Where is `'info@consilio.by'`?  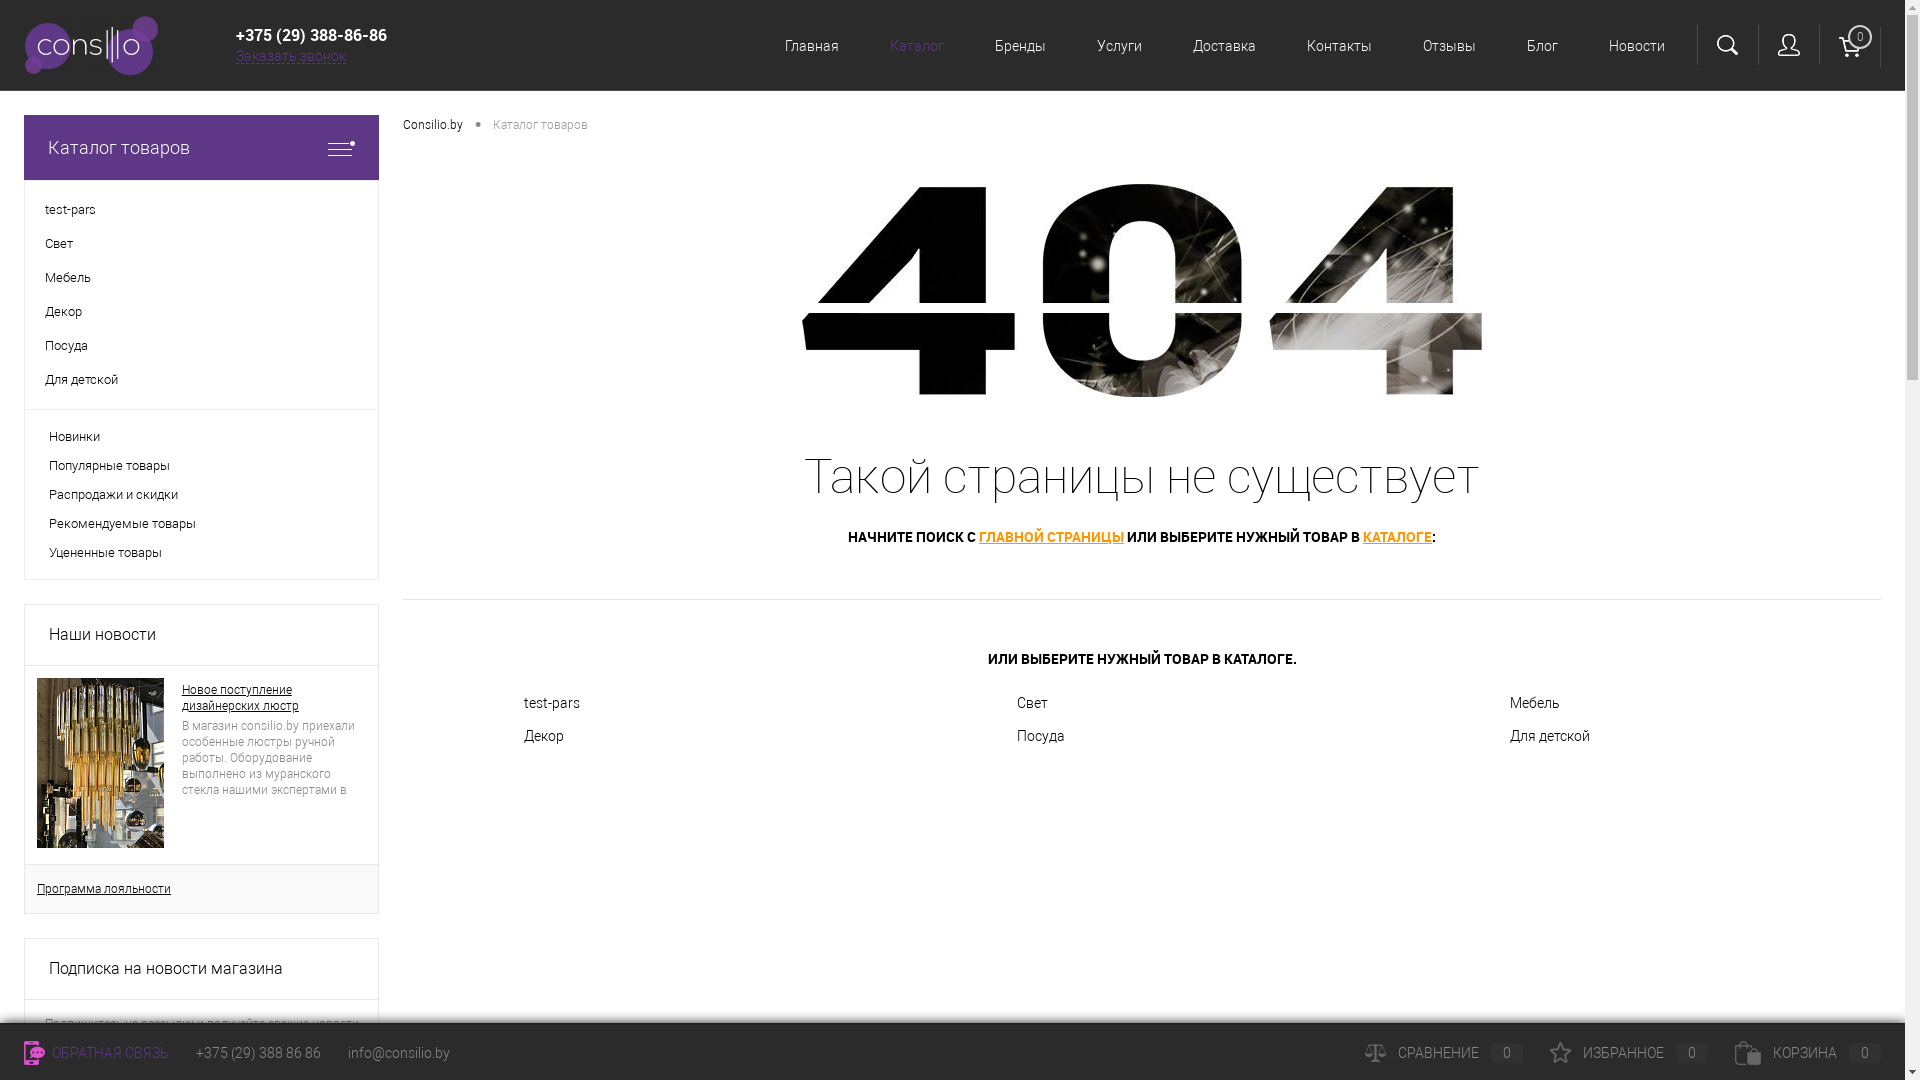
'info@consilio.by' is located at coordinates (398, 1052).